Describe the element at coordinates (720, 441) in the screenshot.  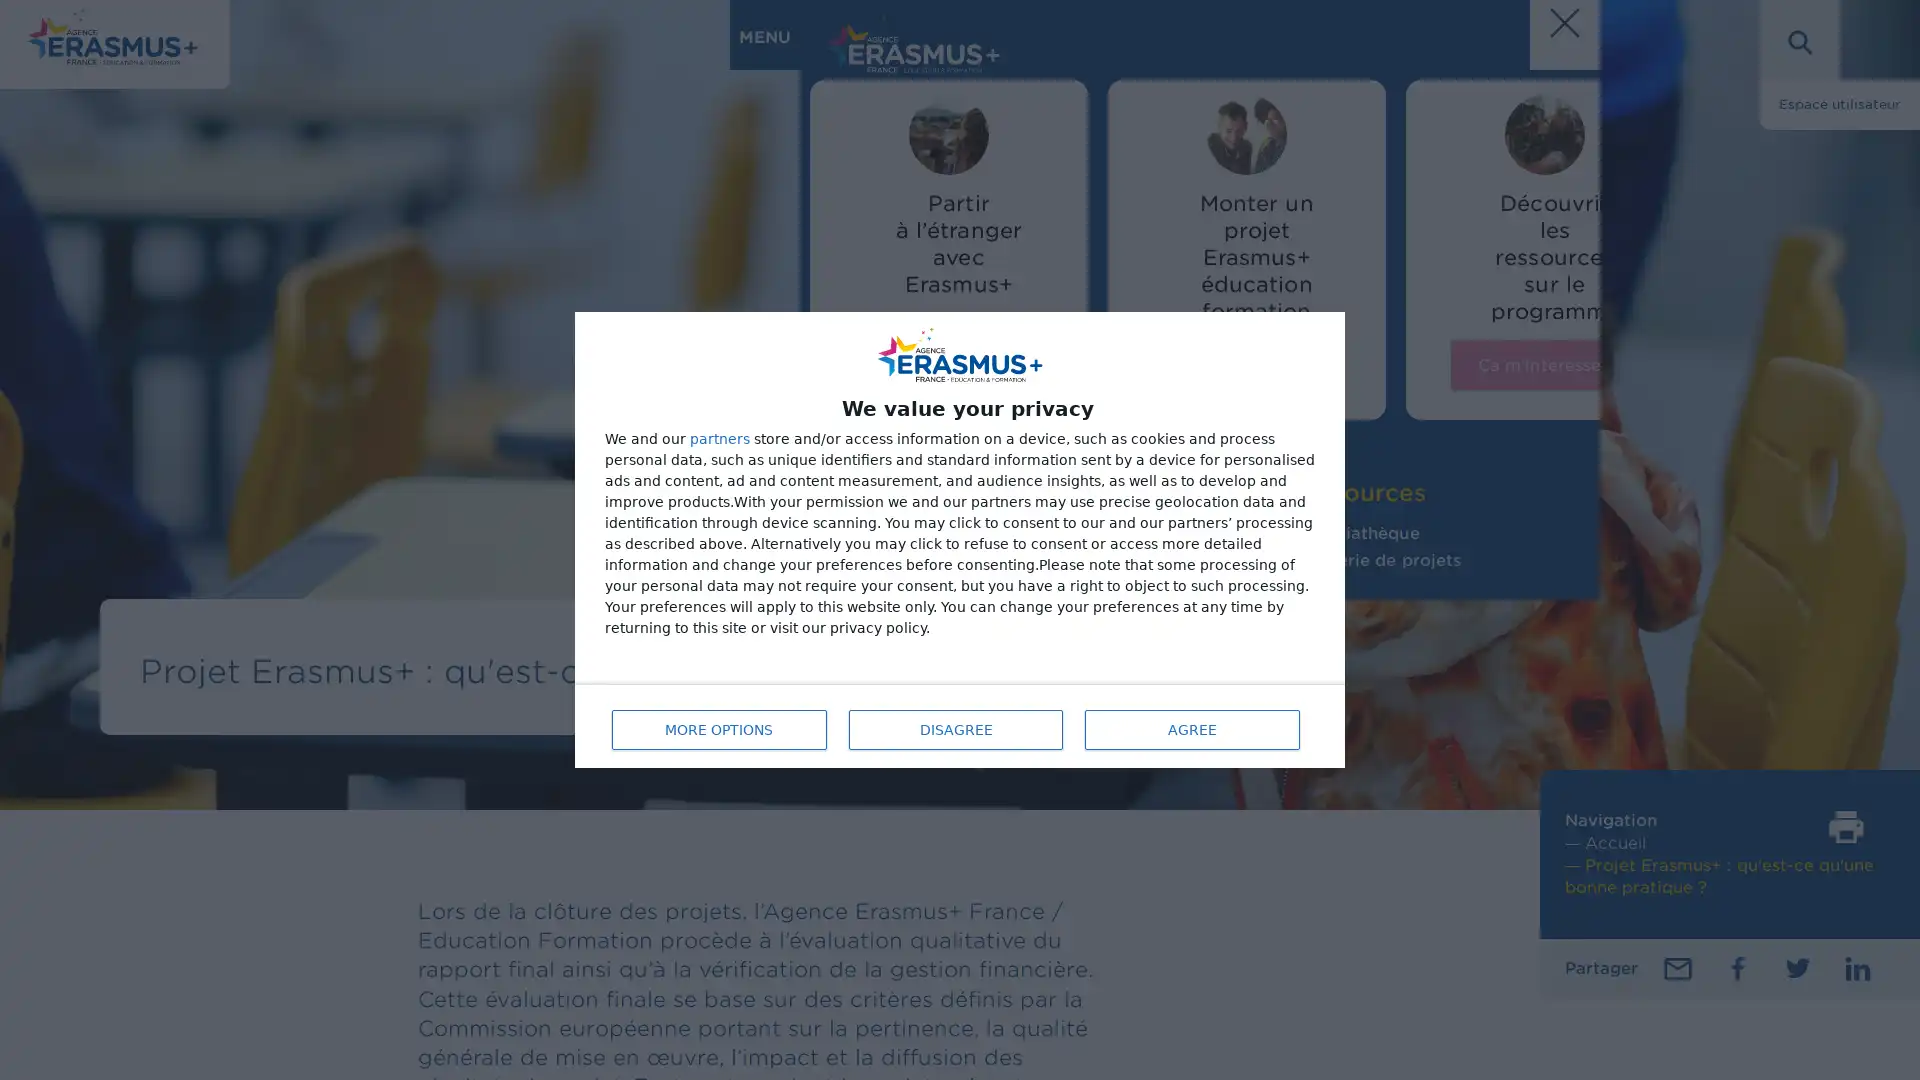
I see `partners` at that location.